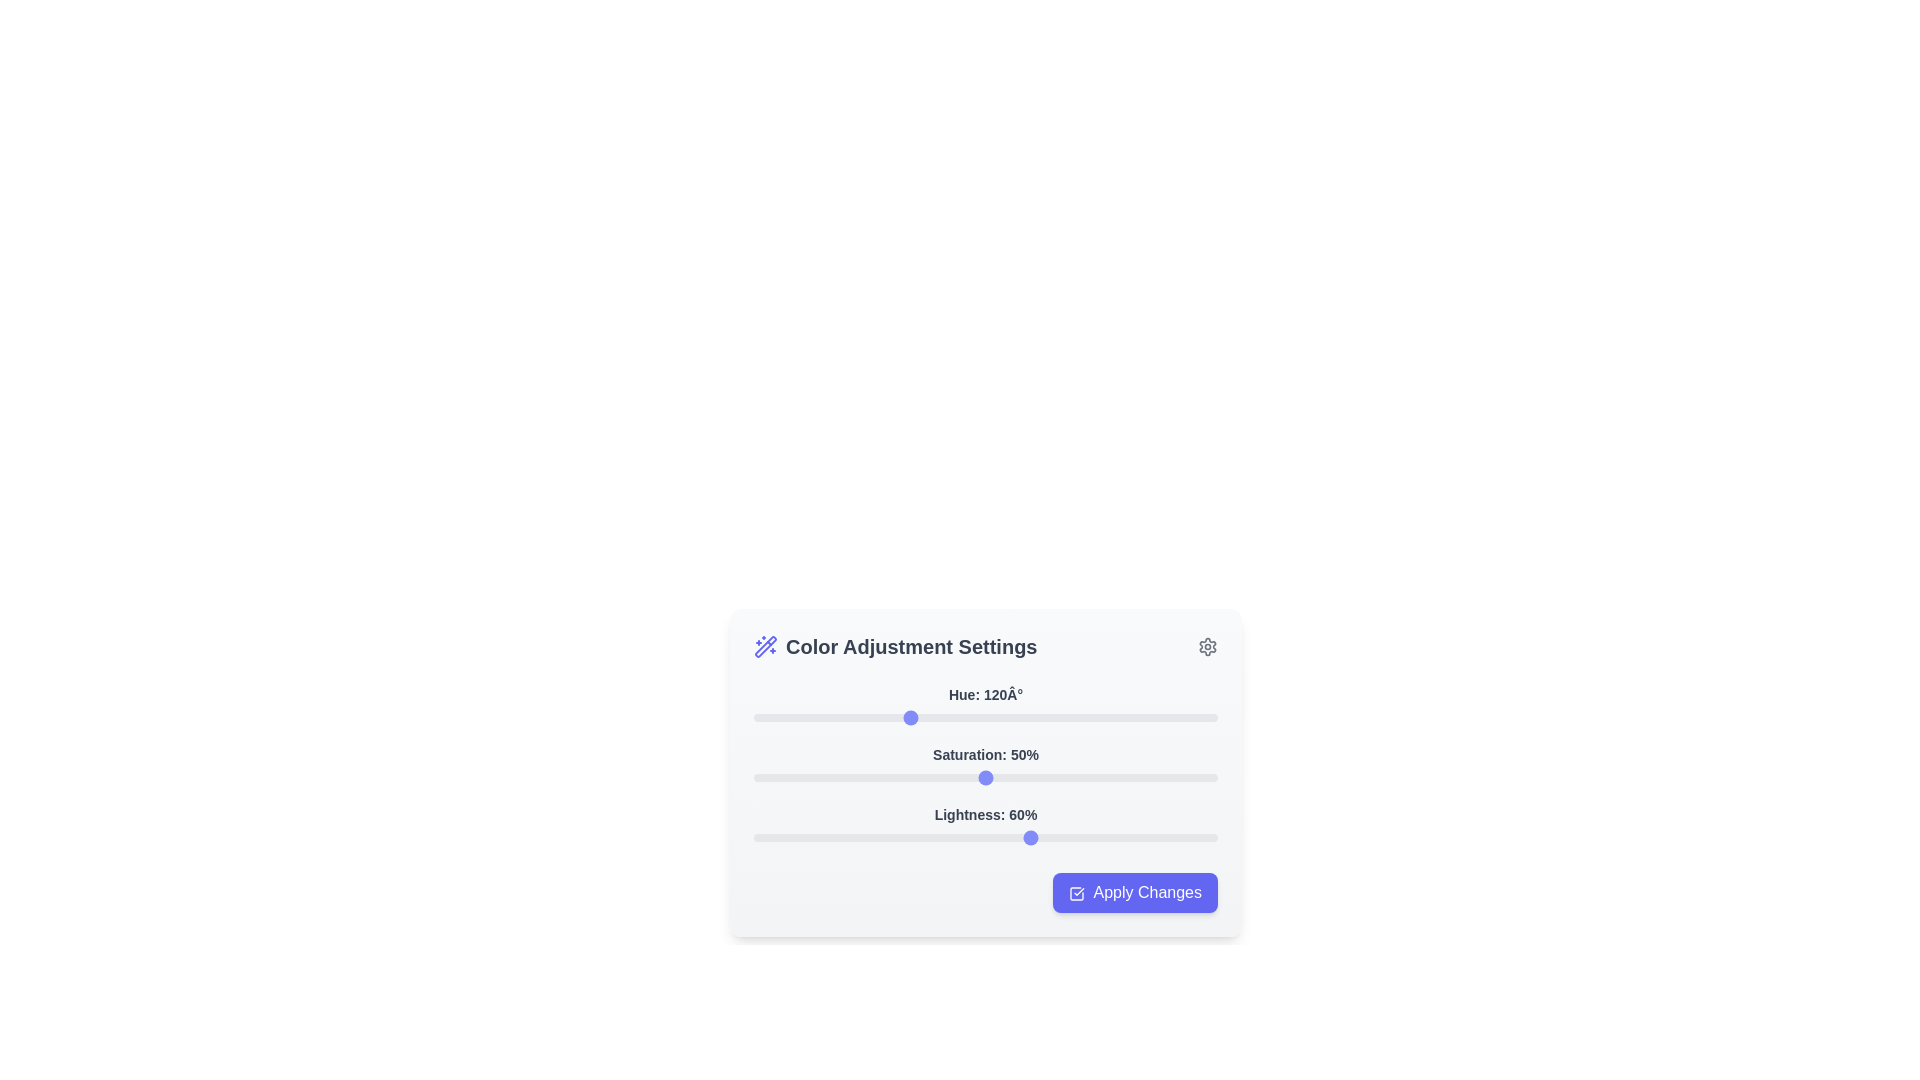  I want to click on the lightness, so click(1059, 837).